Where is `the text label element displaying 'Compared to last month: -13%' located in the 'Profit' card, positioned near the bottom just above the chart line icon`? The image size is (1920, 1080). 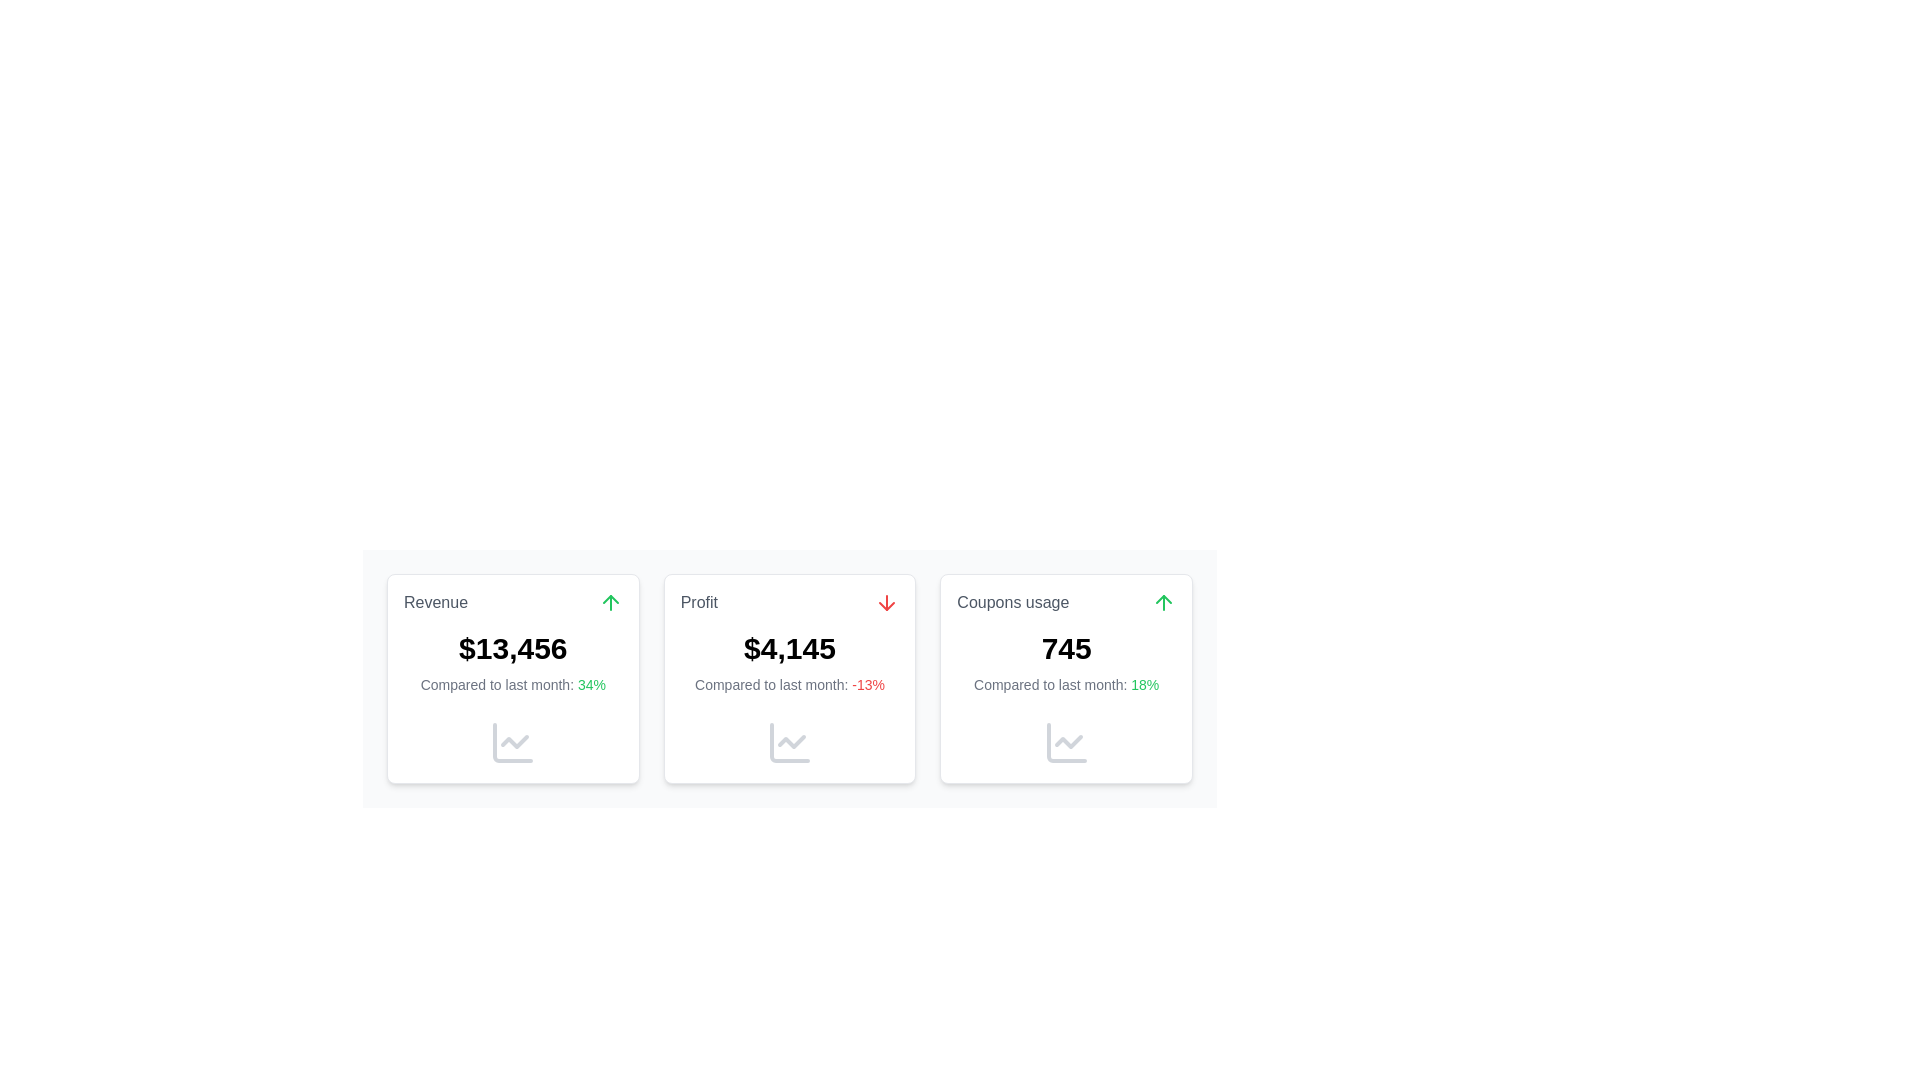
the text label element displaying 'Compared to last month: -13%' located in the 'Profit' card, positioned near the bottom just above the chart line icon is located at coordinates (788, 684).